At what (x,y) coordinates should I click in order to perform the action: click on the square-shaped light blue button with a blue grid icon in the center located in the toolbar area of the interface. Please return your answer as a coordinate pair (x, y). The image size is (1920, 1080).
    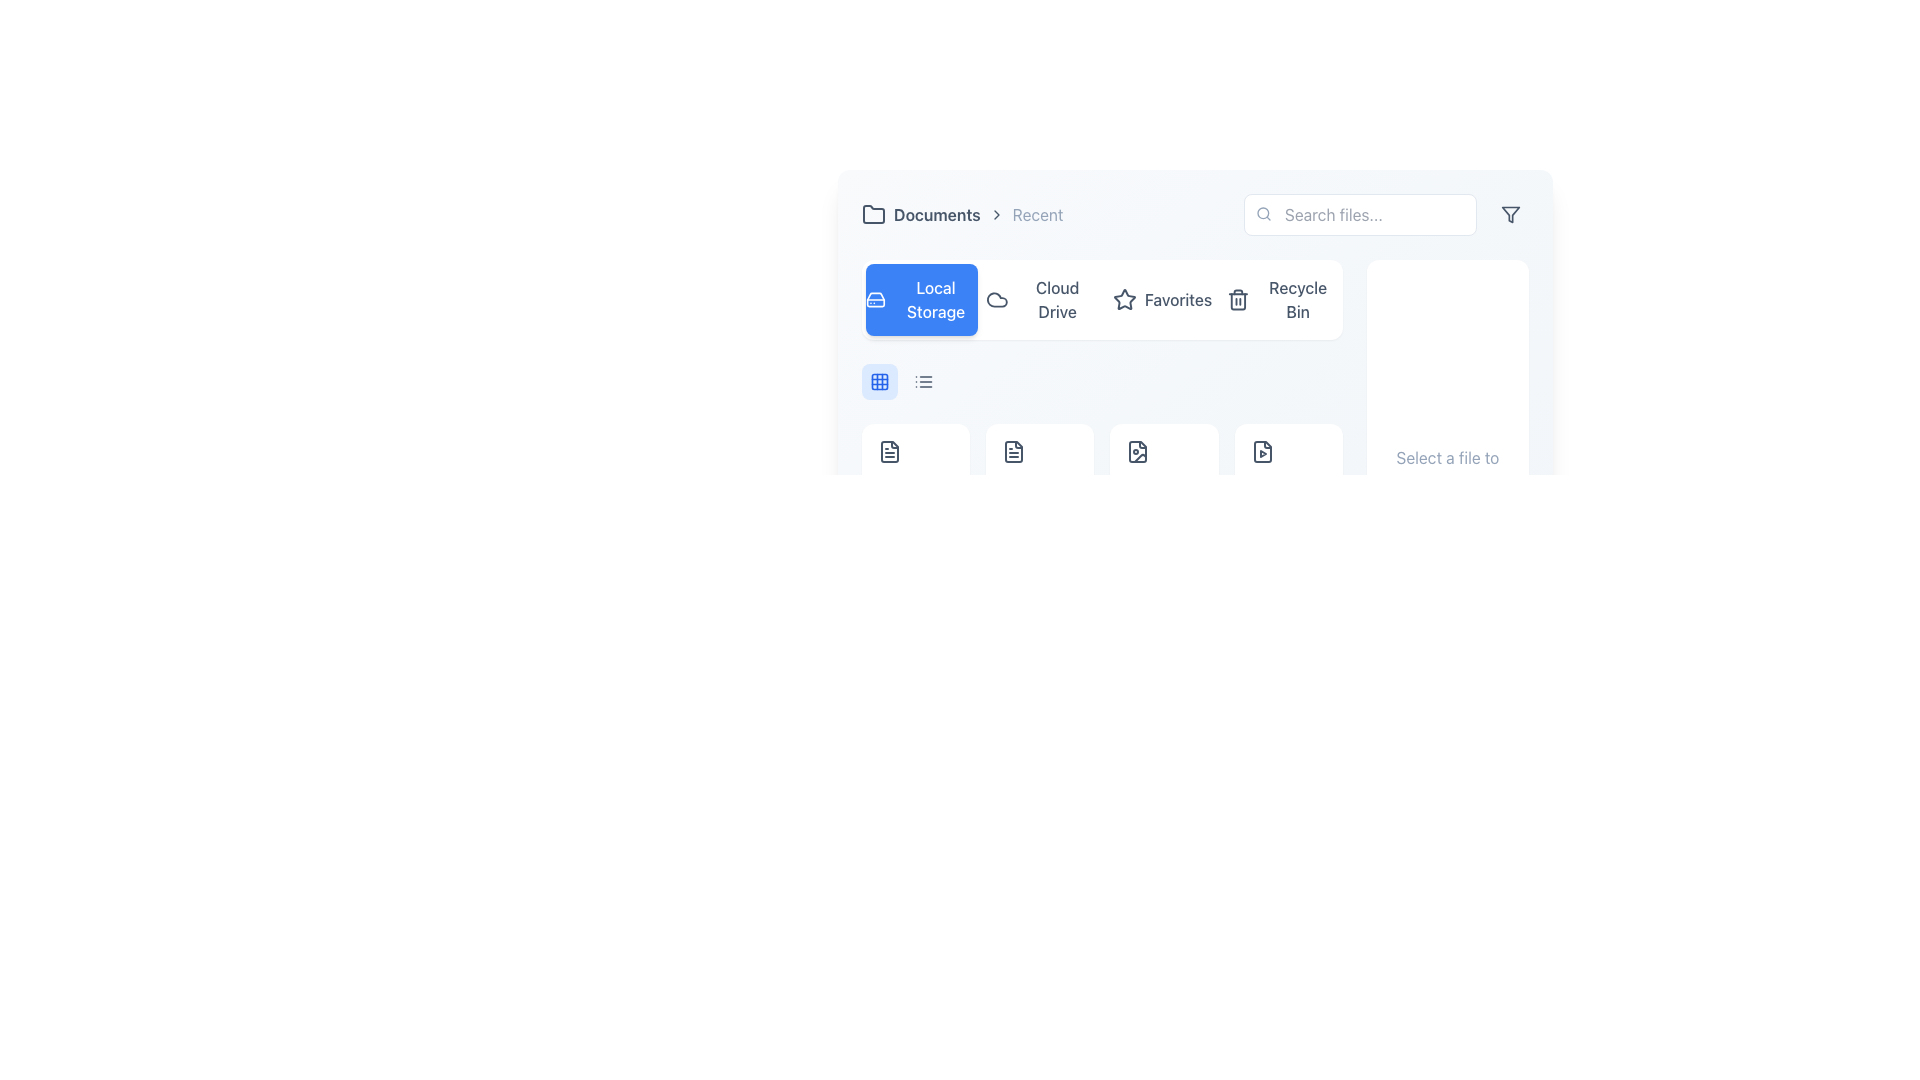
    Looking at the image, I should click on (879, 381).